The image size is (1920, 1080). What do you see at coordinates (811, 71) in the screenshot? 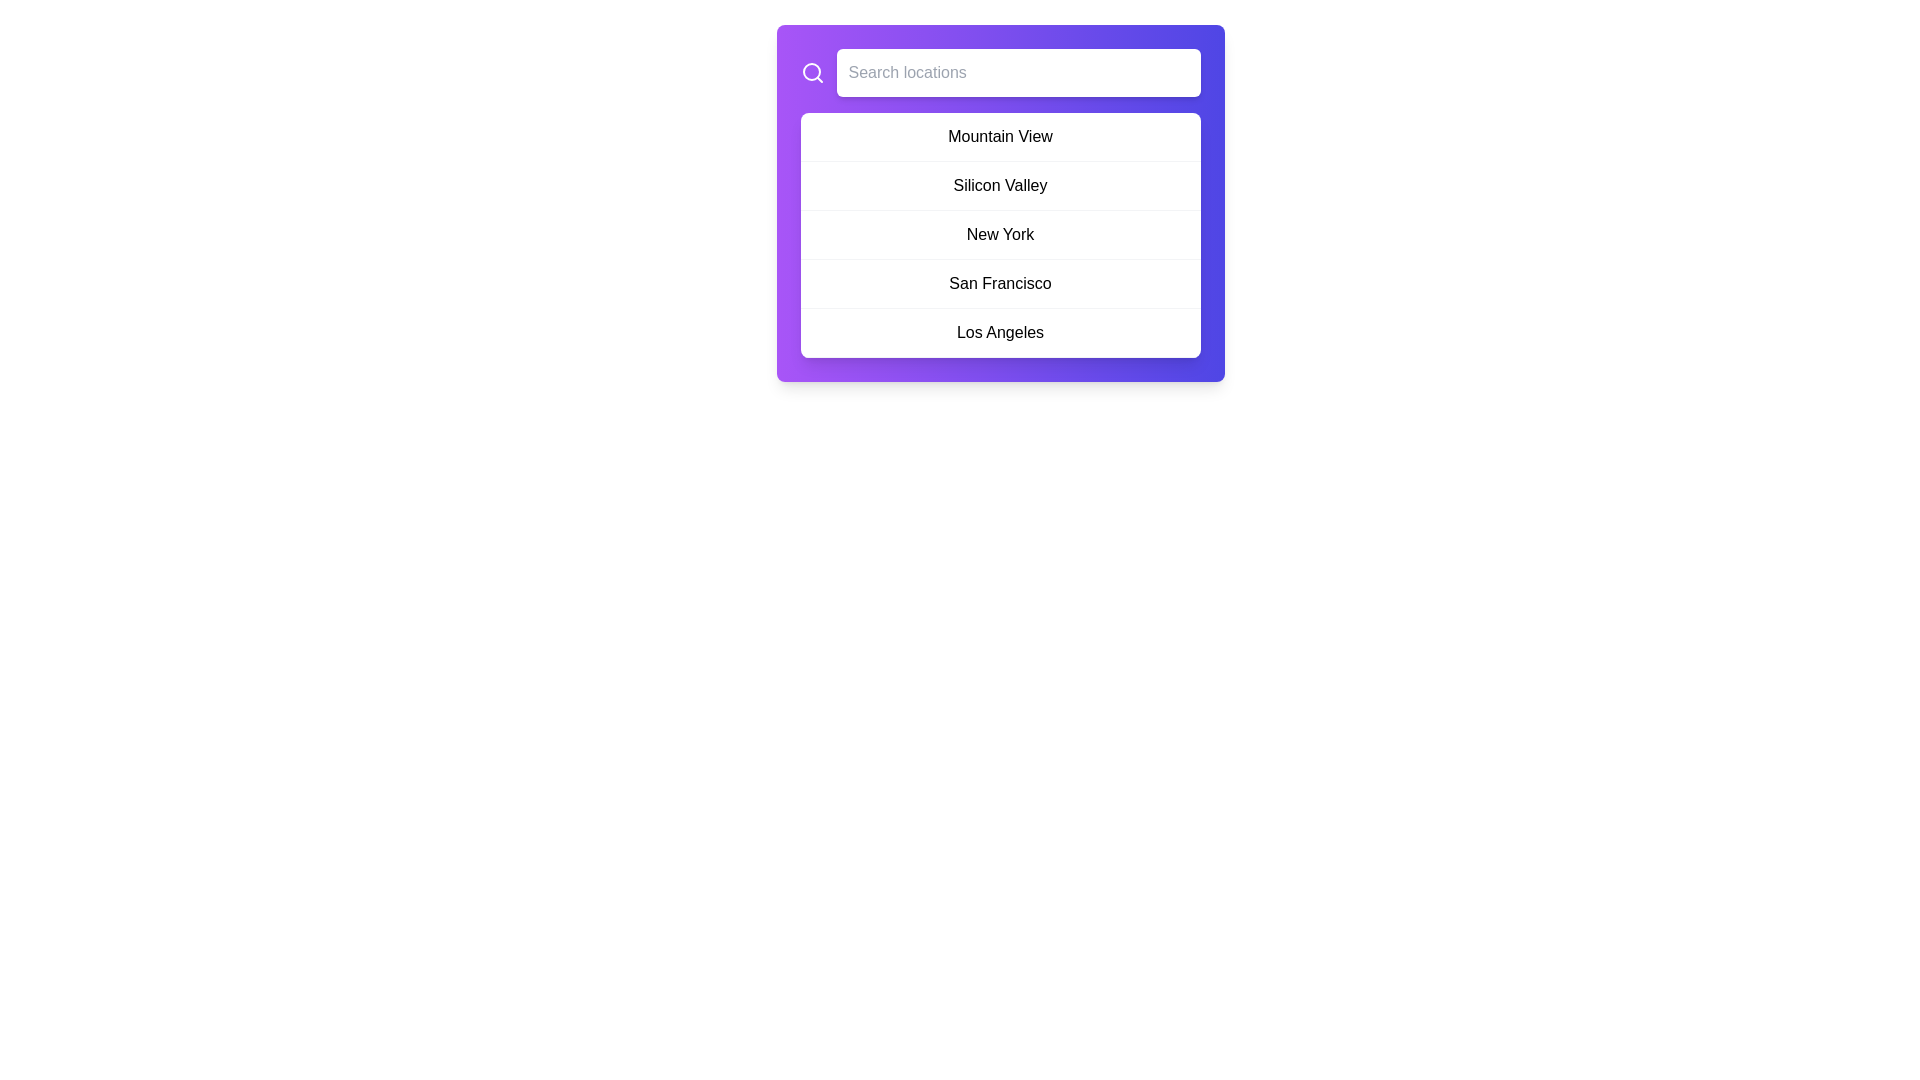
I see `the graphical part of the search icon, which symbolizes the lens of the magnifying glass and is located to the left of the input field labeled 'Search locations'` at bounding box center [811, 71].